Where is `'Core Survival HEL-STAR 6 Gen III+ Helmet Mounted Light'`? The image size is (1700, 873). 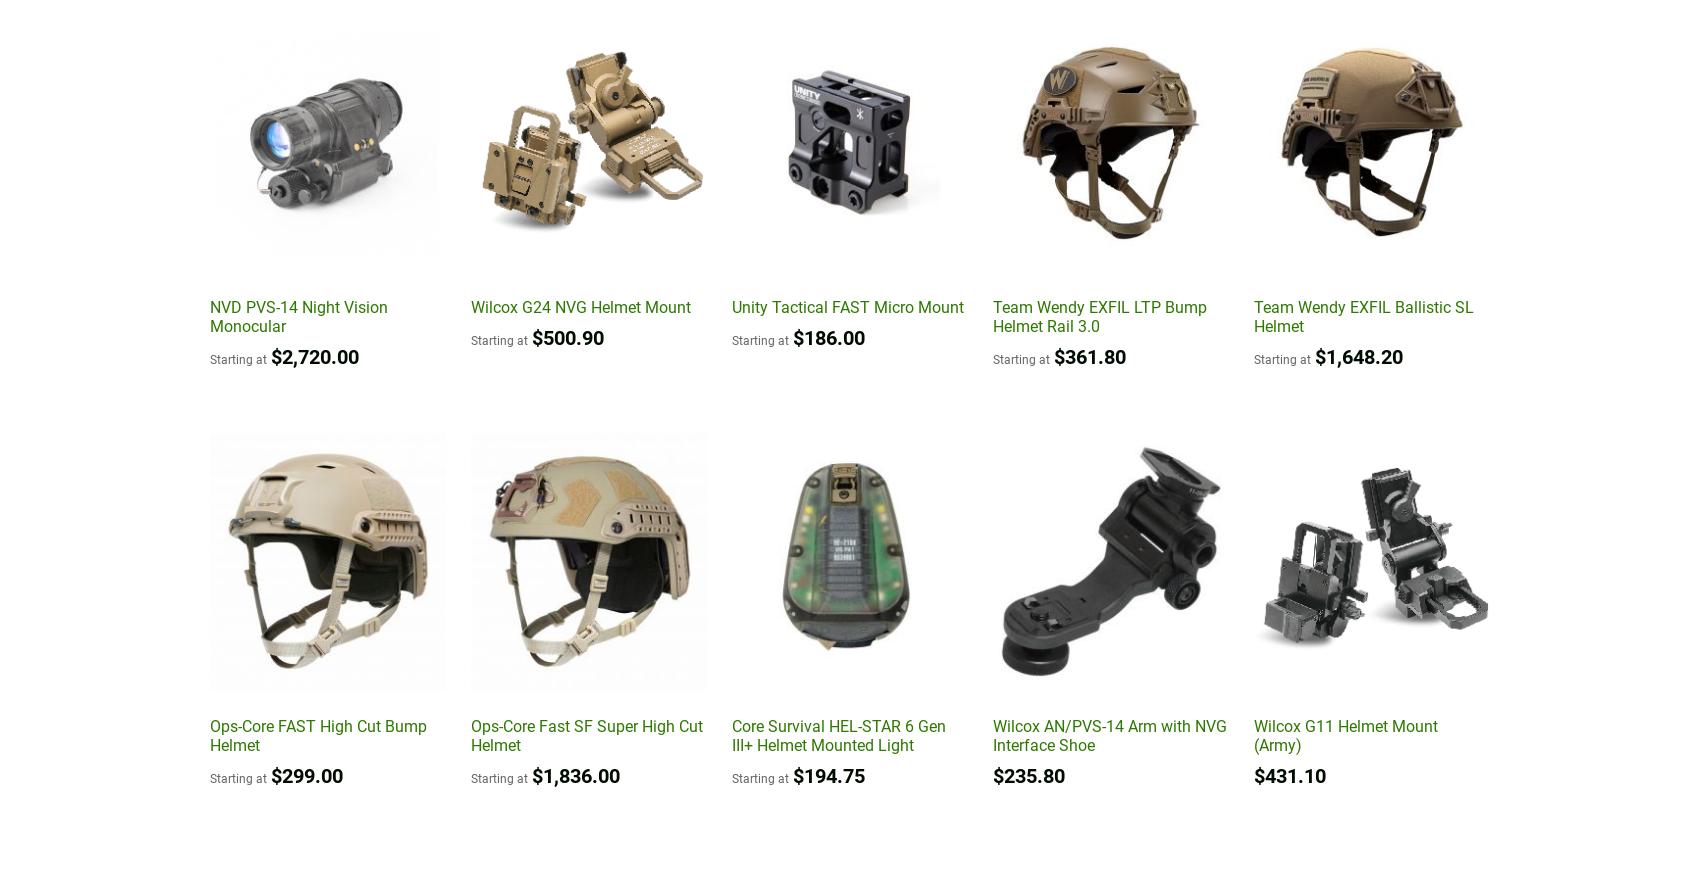 'Core Survival HEL-STAR 6 Gen III+ Helmet Mounted Light' is located at coordinates (837, 735).